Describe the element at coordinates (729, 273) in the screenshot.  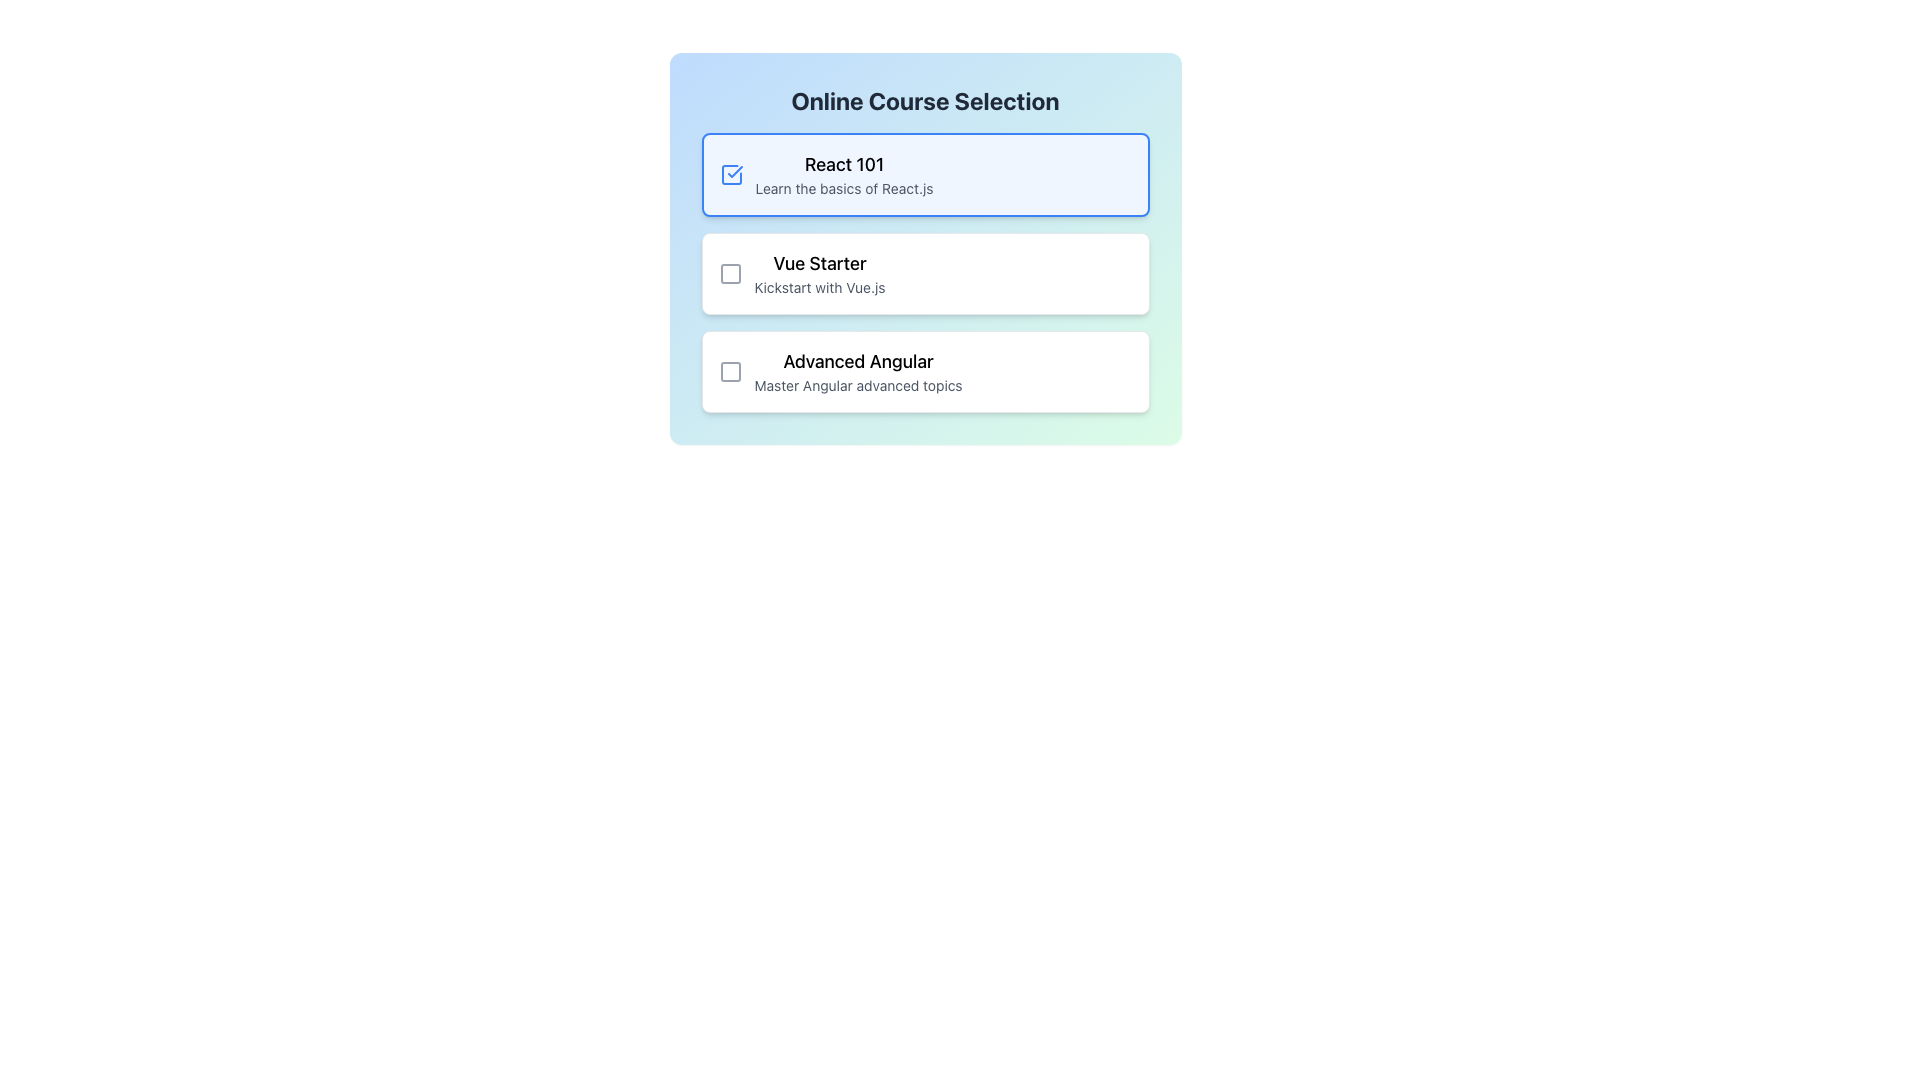
I see `the visual indicator icon located immediately to the left of the text 'Vue Starter' in the middle row of the 'Online Course Selection' panel` at that location.